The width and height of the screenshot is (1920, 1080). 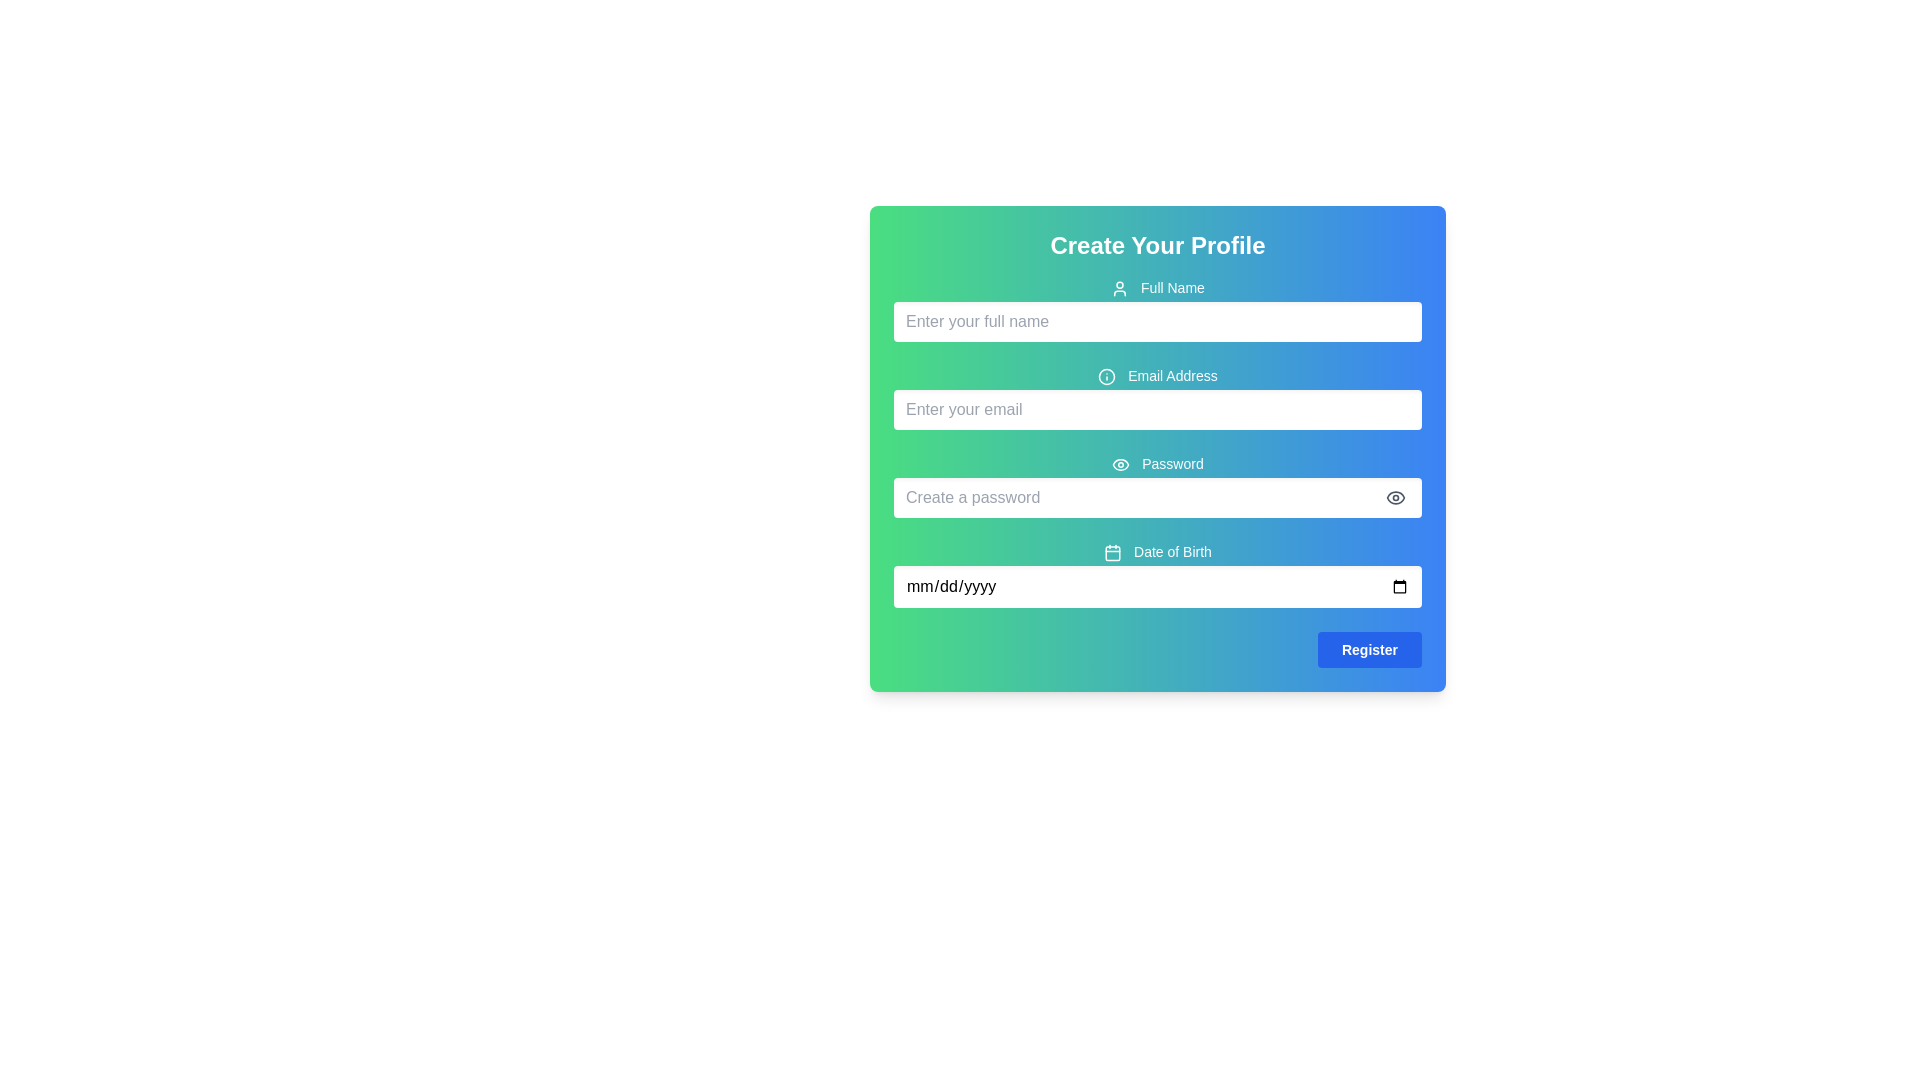 What do you see at coordinates (1157, 309) in the screenshot?
I see `the text input field for the user's full name, which is the first field in a vertical form layout within a bordered responsive card UI to focus on it` at bounding box center [1157, 309].